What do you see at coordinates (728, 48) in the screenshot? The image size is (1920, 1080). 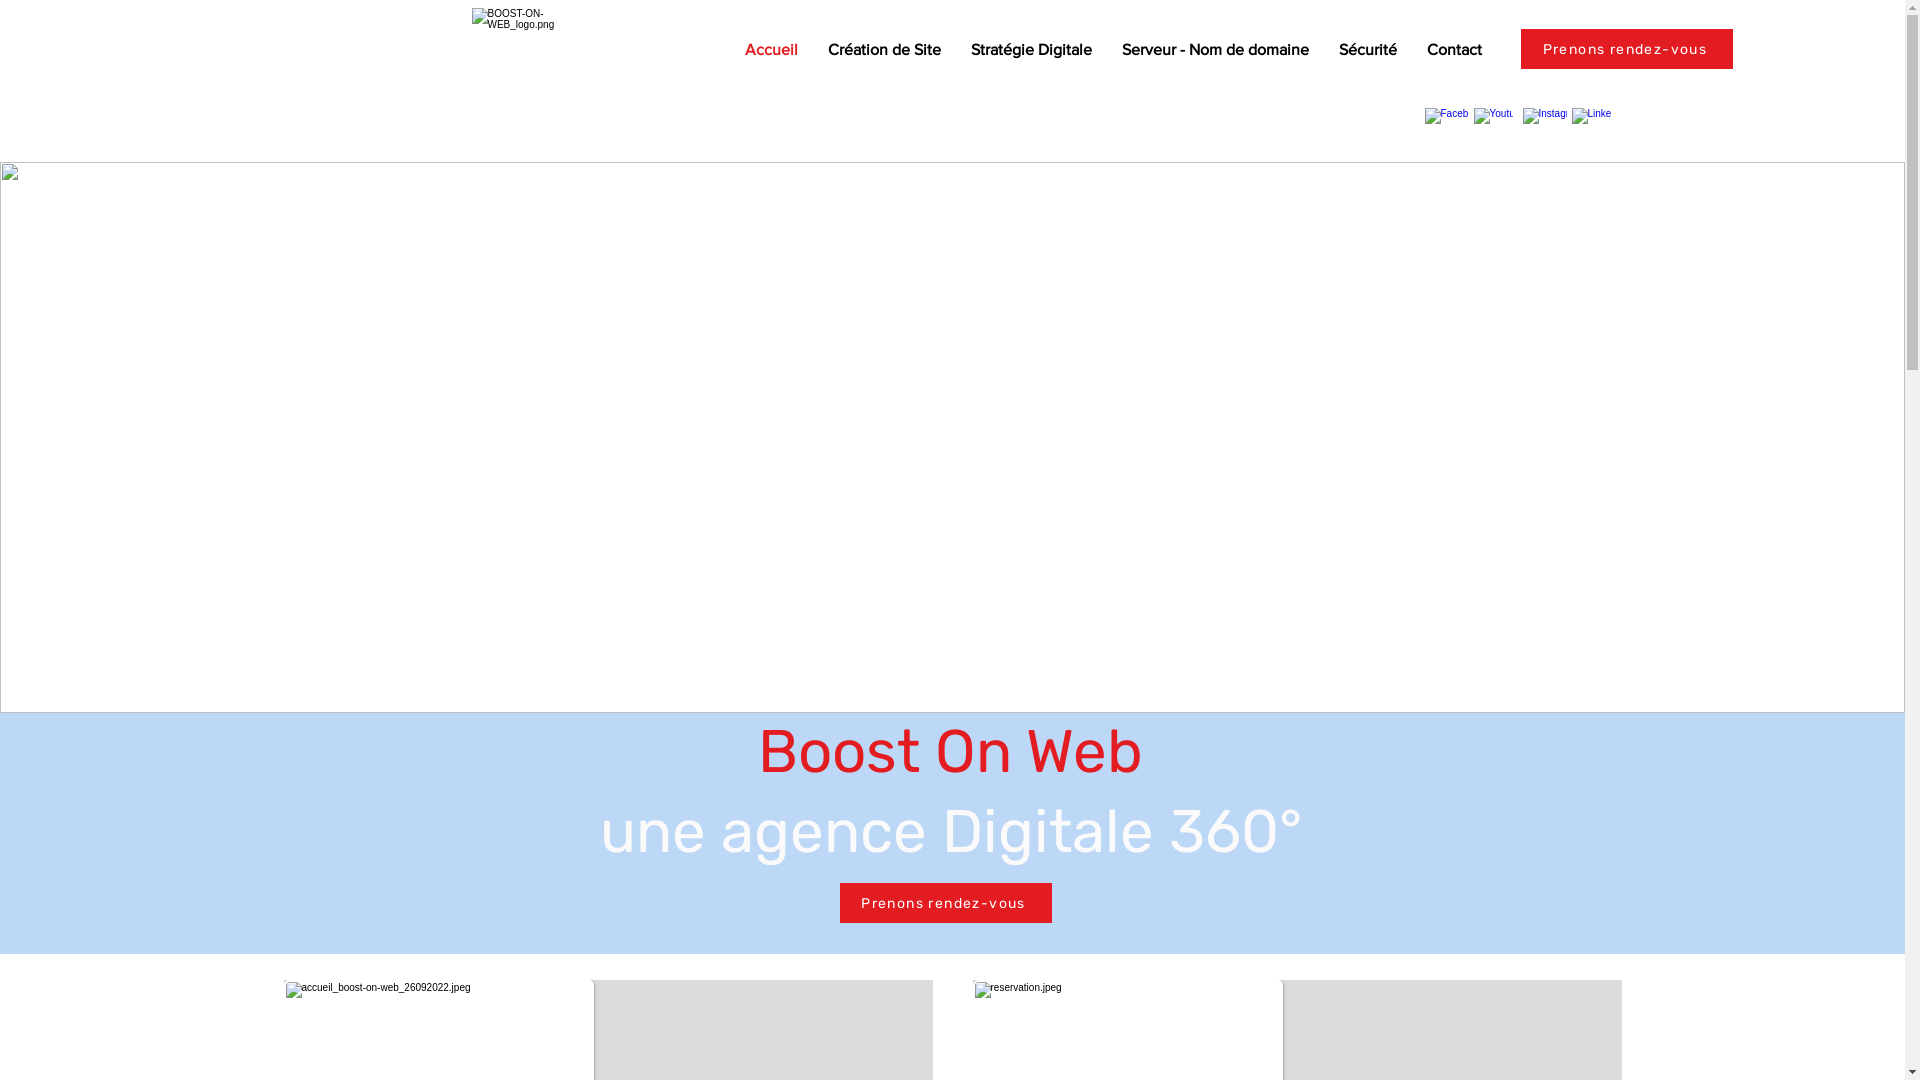 I see `'Accueil'` at bounding box center [728, 48].